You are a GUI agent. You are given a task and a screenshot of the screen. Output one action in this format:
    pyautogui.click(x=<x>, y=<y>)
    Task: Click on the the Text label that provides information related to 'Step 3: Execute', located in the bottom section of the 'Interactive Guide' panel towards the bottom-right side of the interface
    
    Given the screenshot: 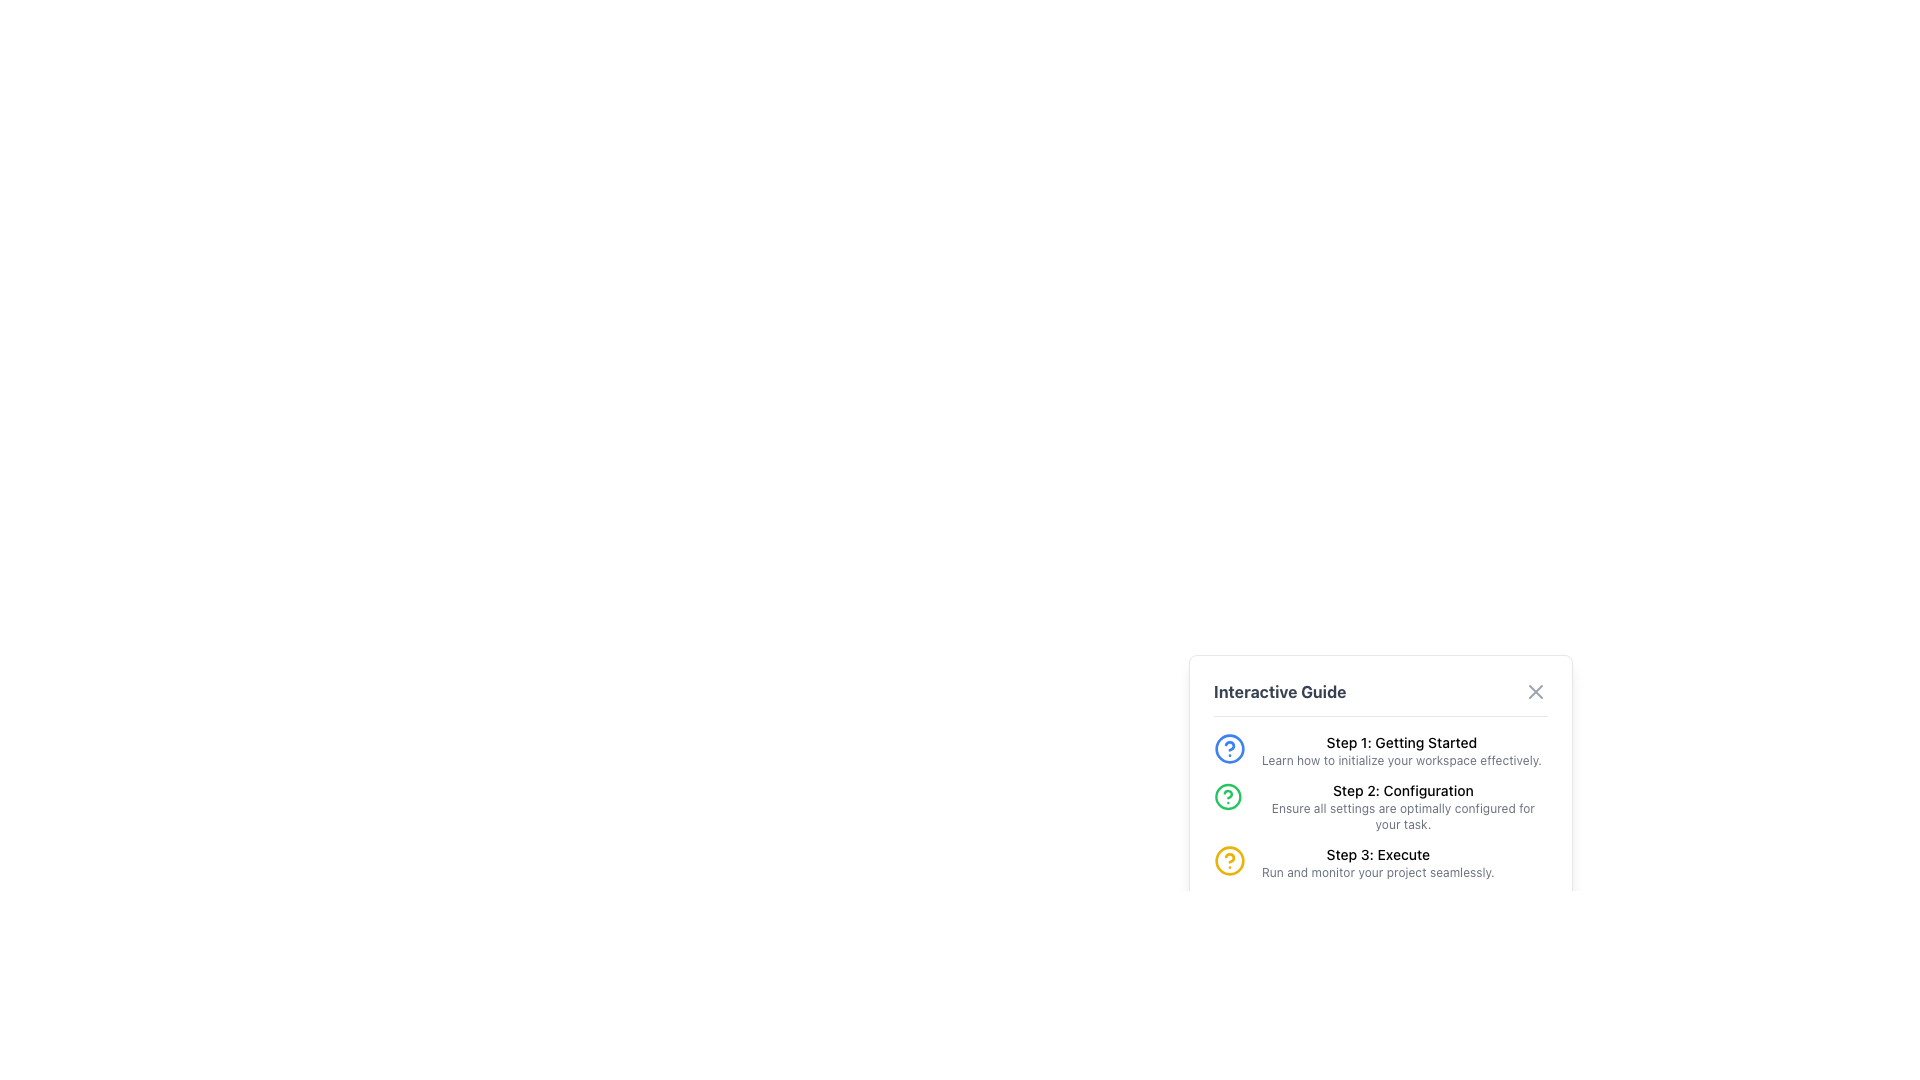 What is the action you would take?
    pyautogui.click(x=1377, y=871)
    